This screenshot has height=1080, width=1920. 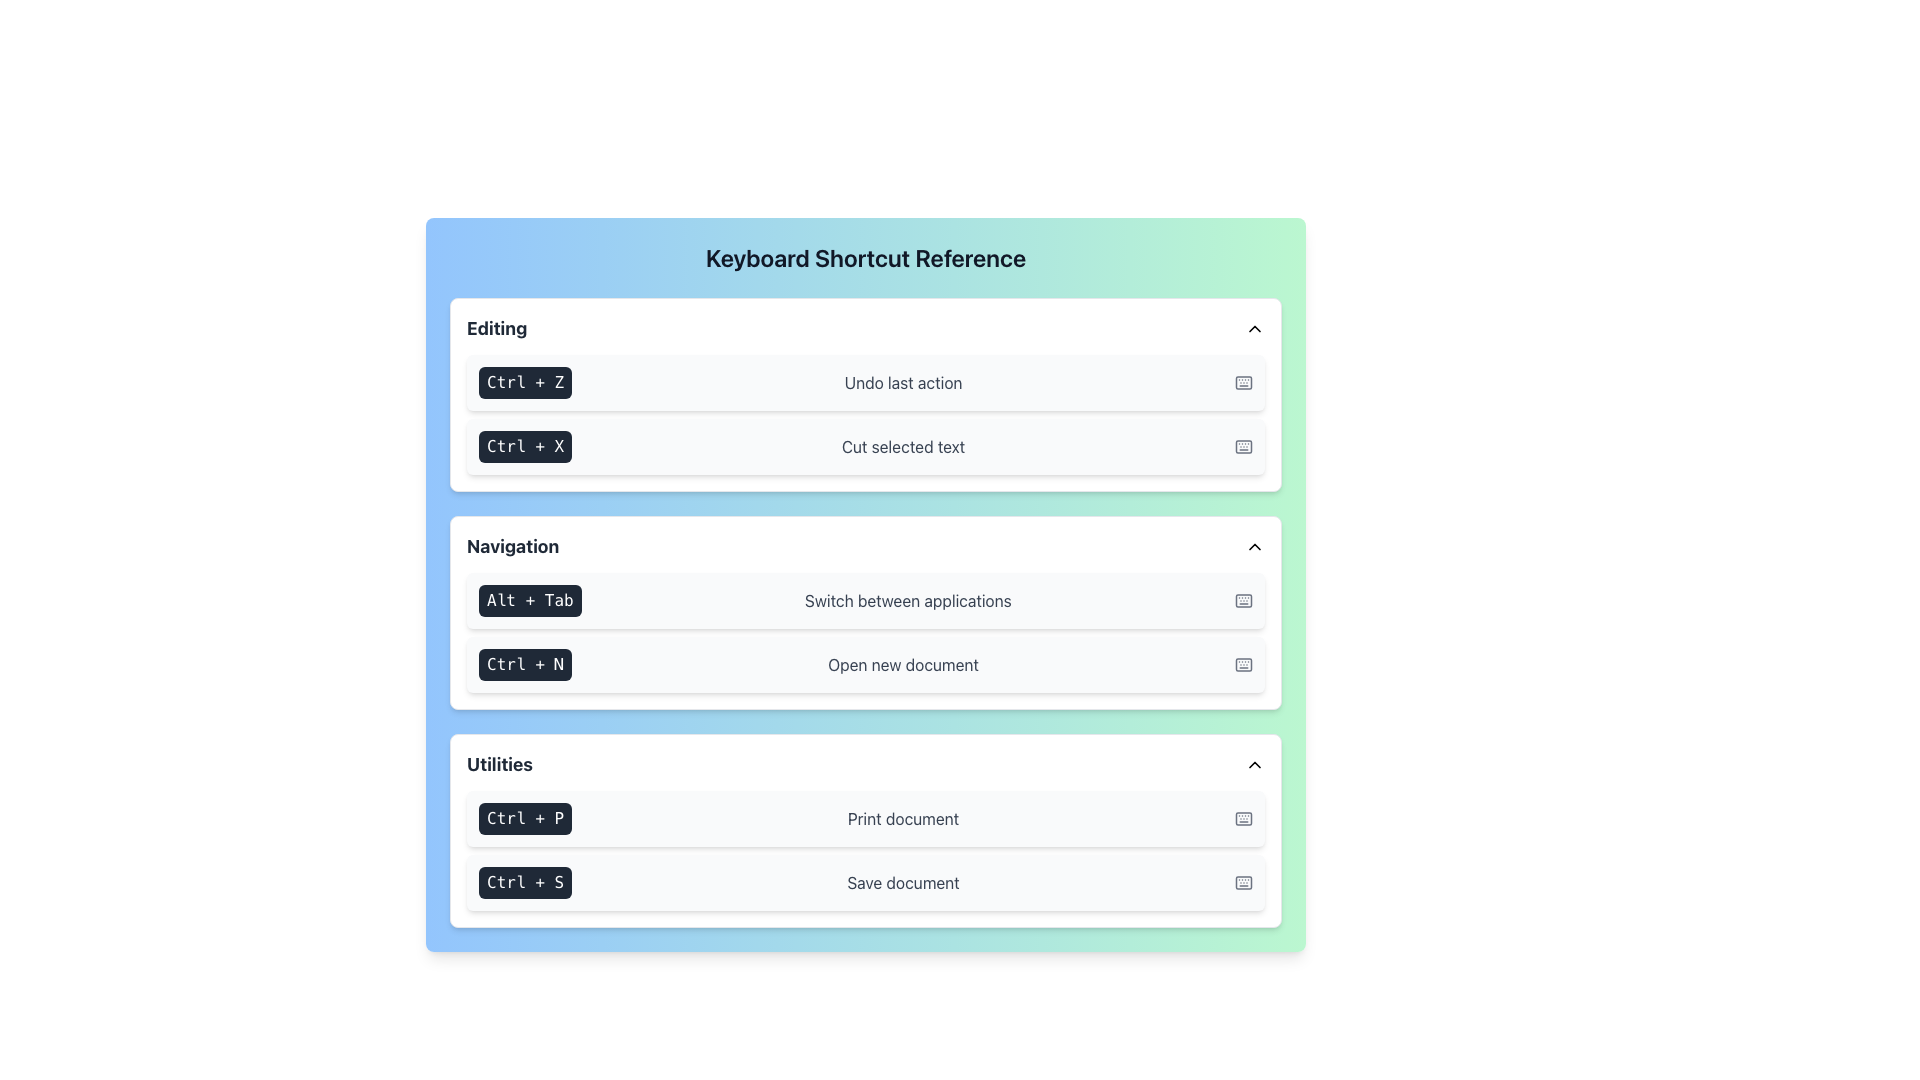 I want to click on the chevron icon located at the far right side of the 'Navigation' section's title bar, so click(x=1253, y=547).